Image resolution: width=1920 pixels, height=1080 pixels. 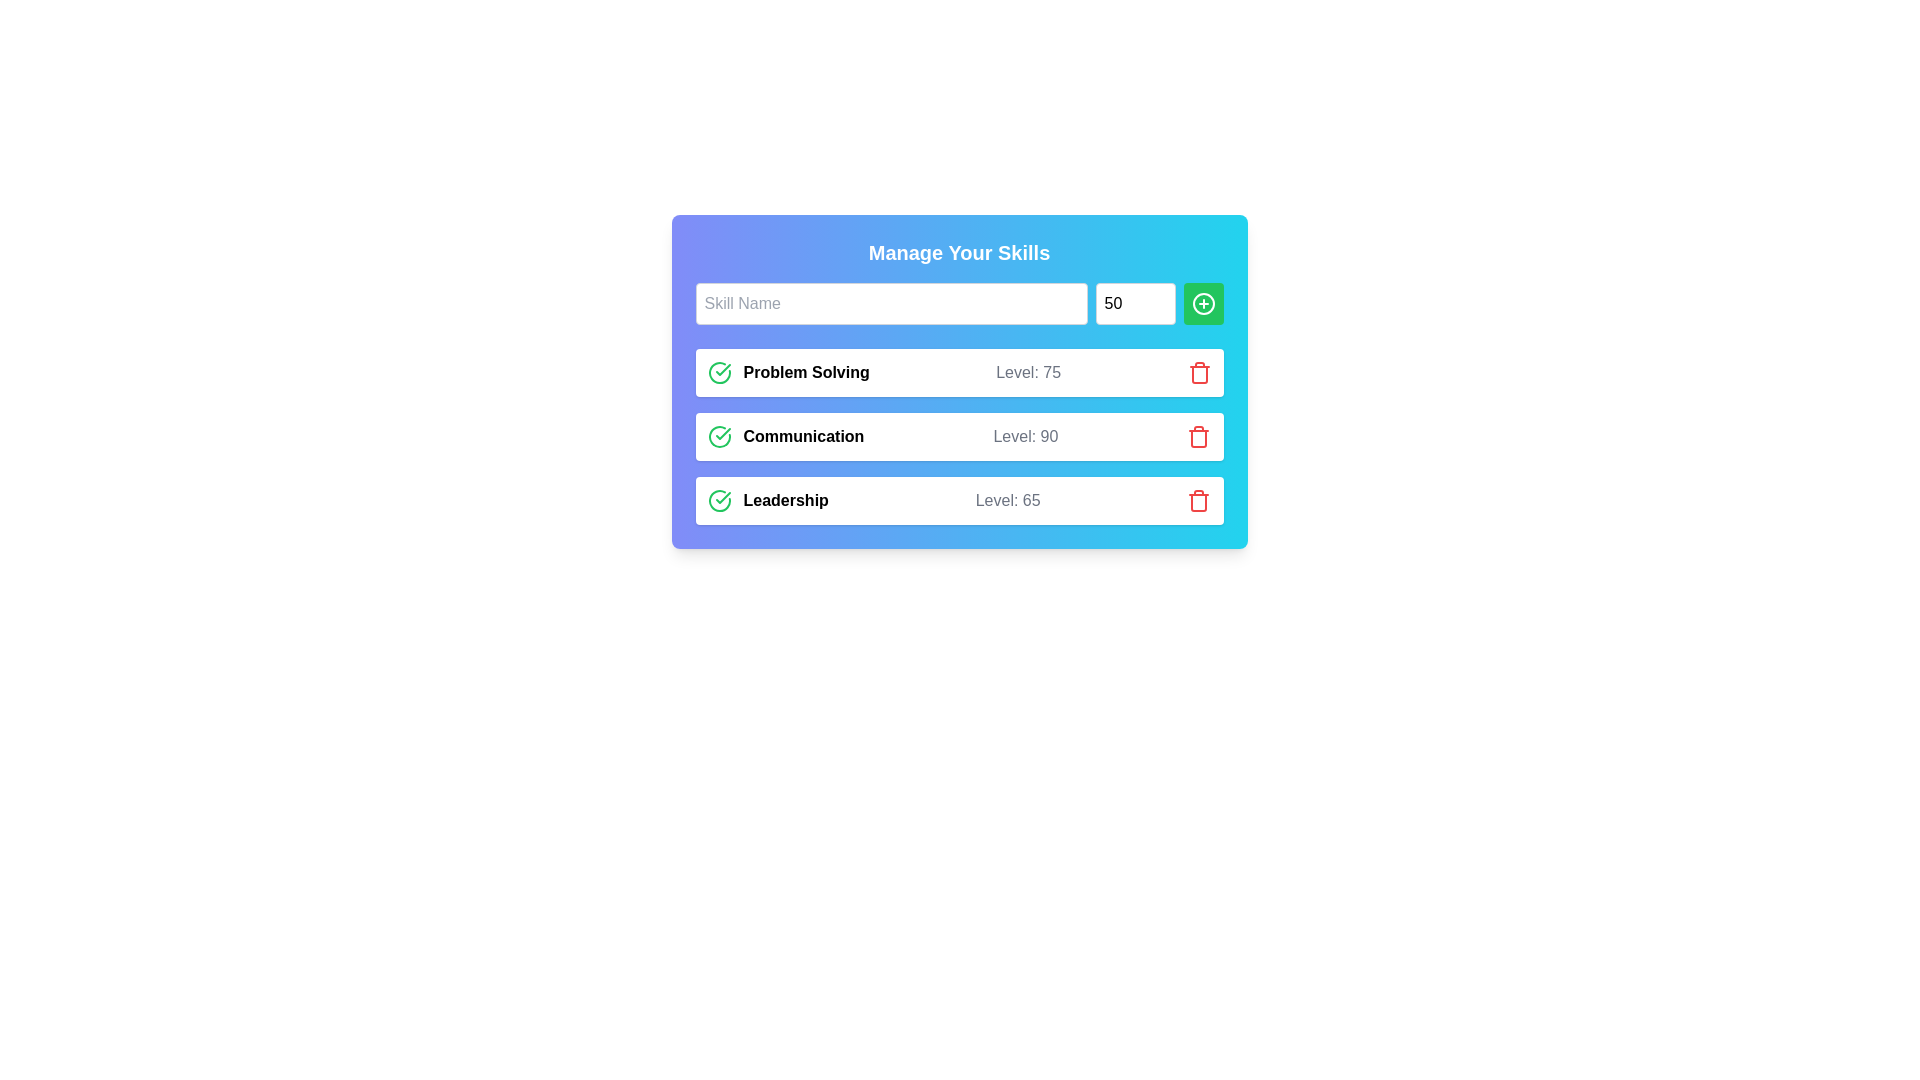 I want to click on the 'Communication' text label, which is styled in bold and positioned below 'Problem Solving' and above 'Leadership' in the 'Manage Your Skills' section, so click(x=784, y=435).